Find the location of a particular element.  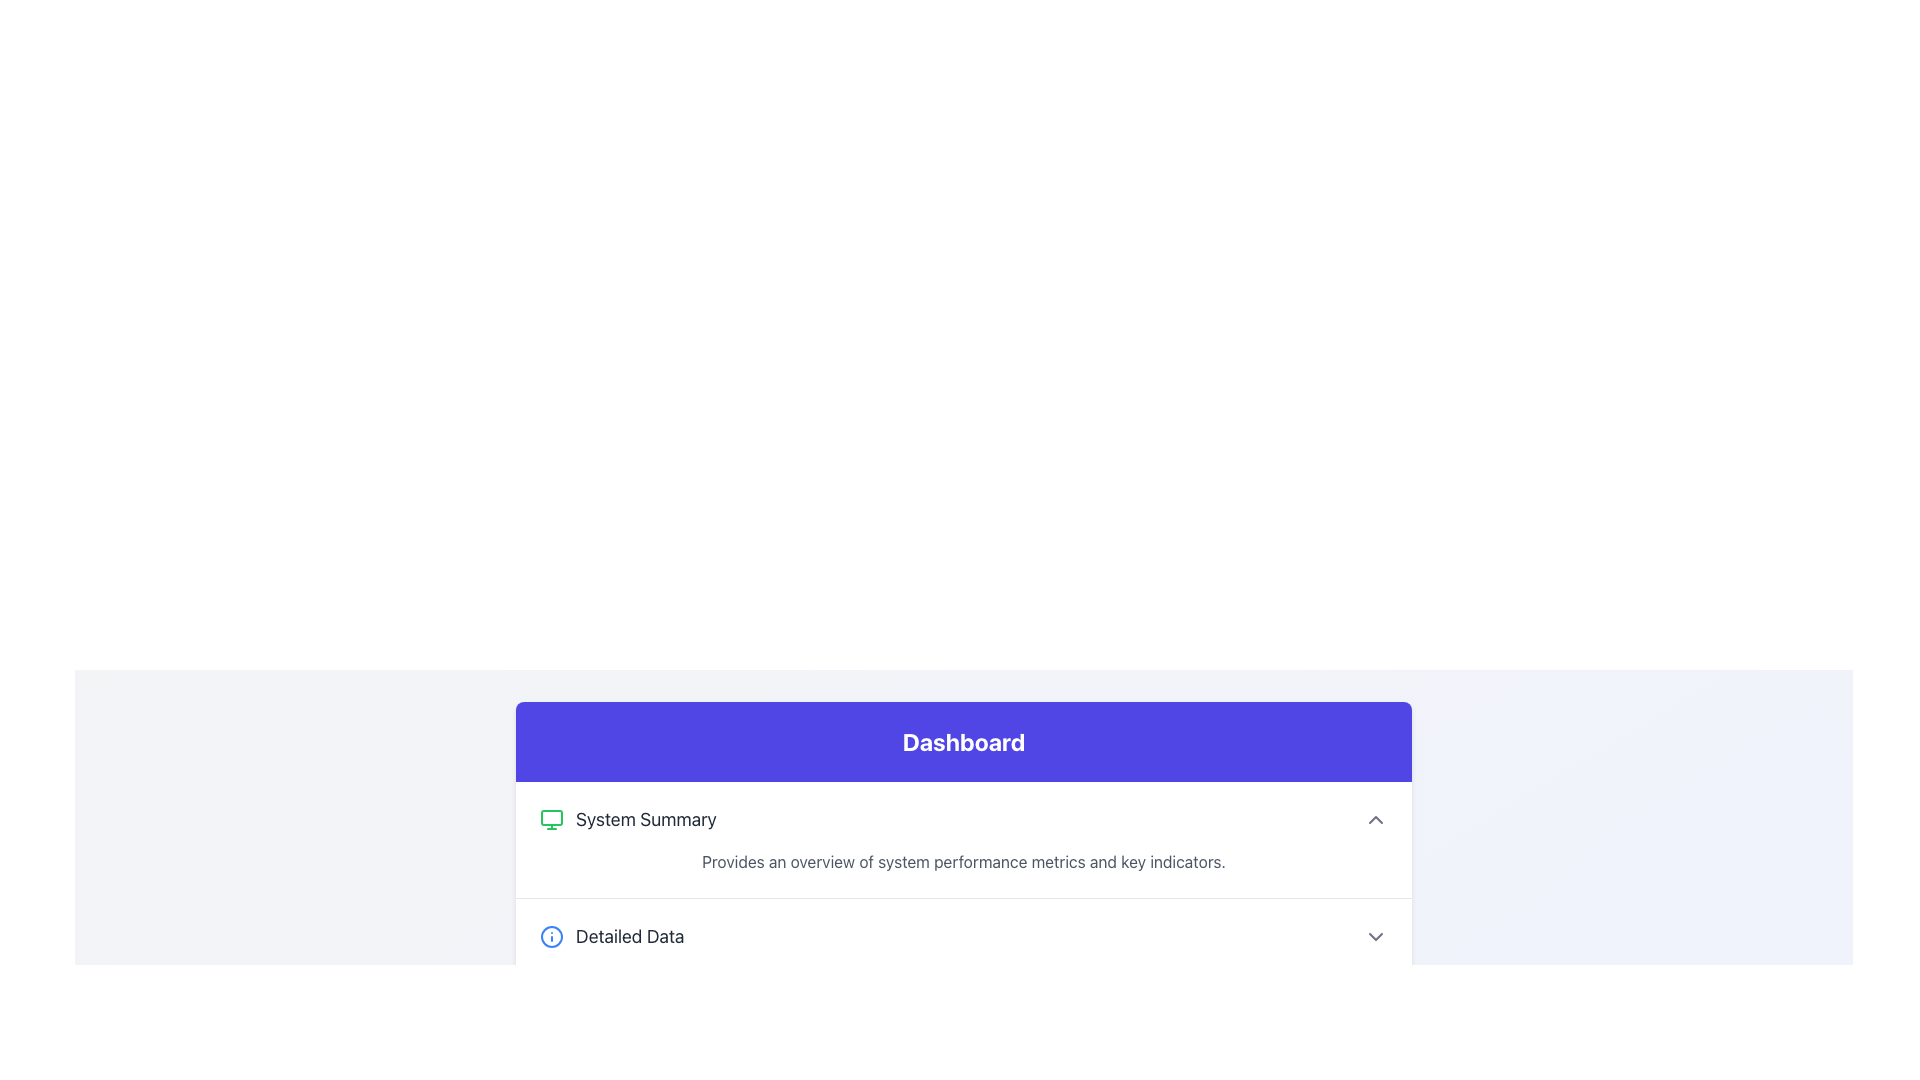

the small downward-pointing chevron icon with a thin outline located on the right side of the 'Detailed Data' row is located at coordinates (1375, 937).